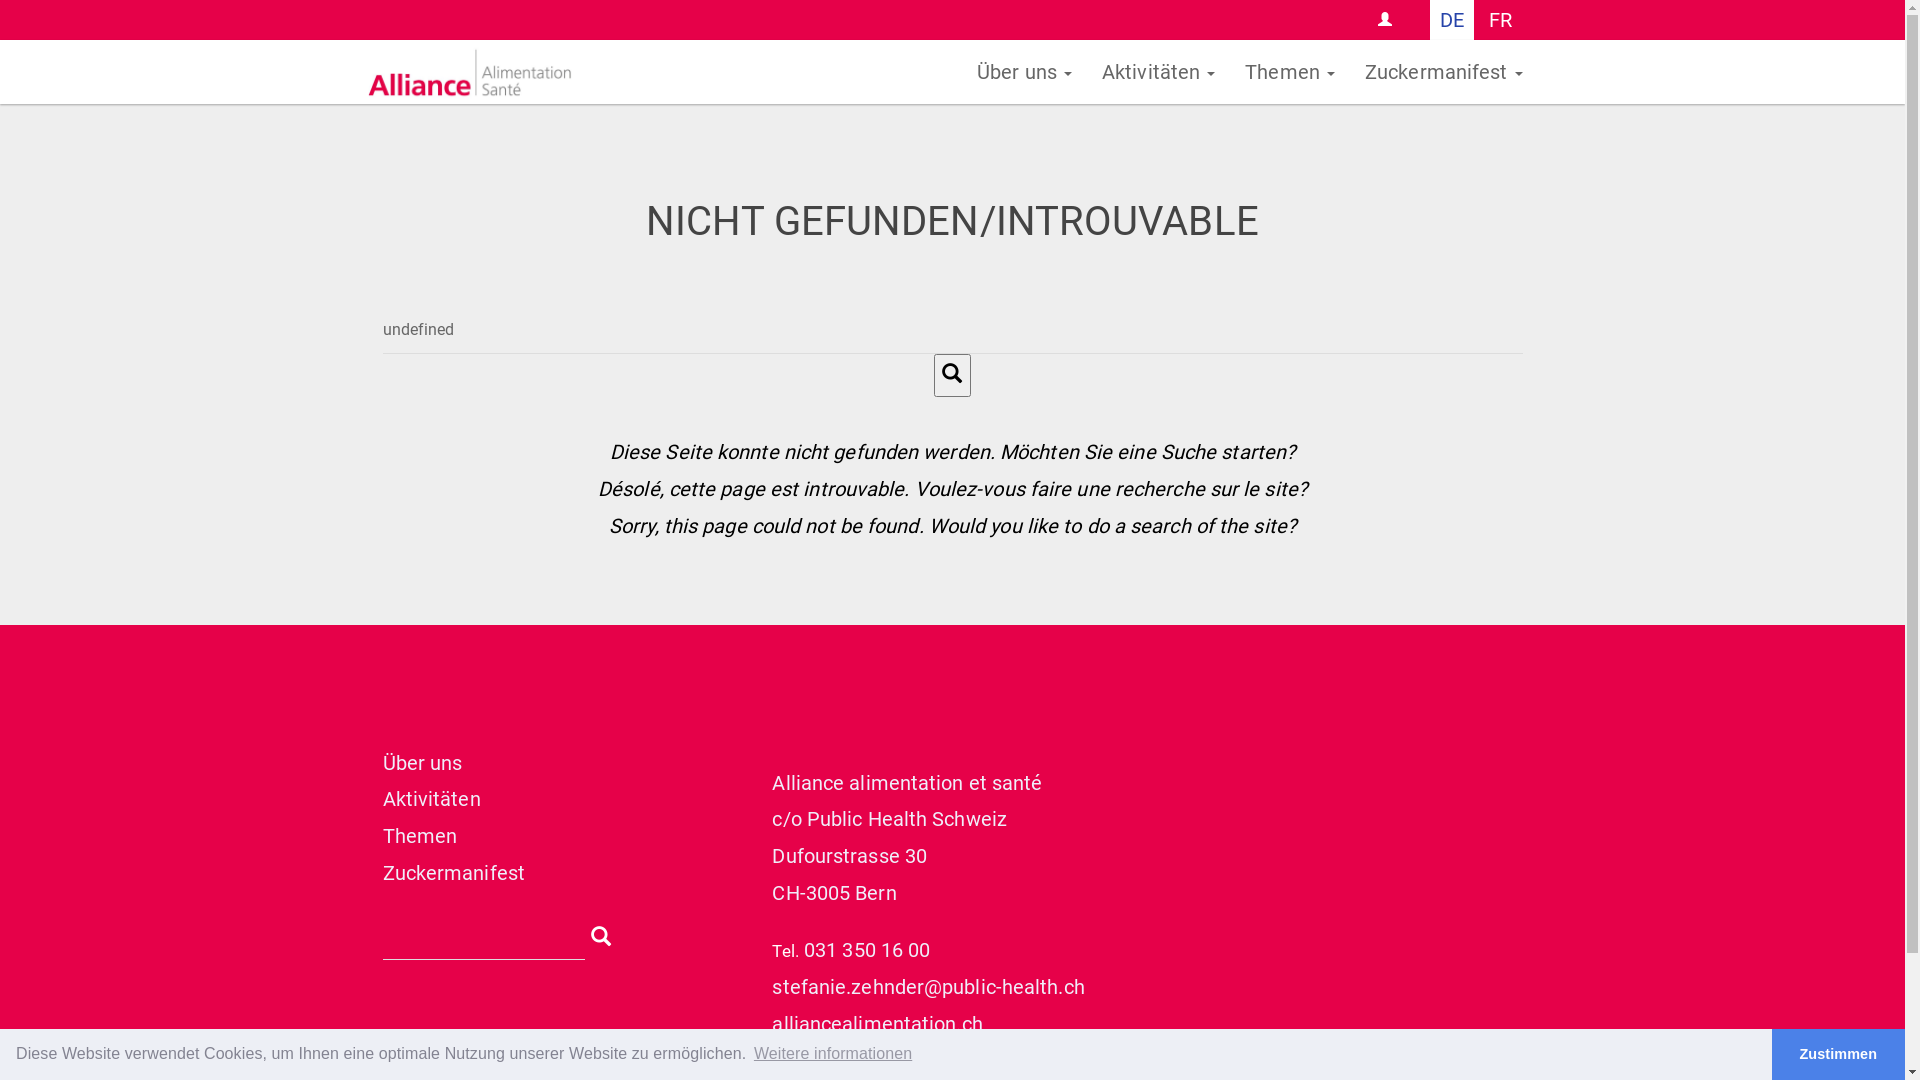 The height and width of the screenshot is (1080, 1920). I want to click on 'Zuckermanifest', so click(1444, 71).